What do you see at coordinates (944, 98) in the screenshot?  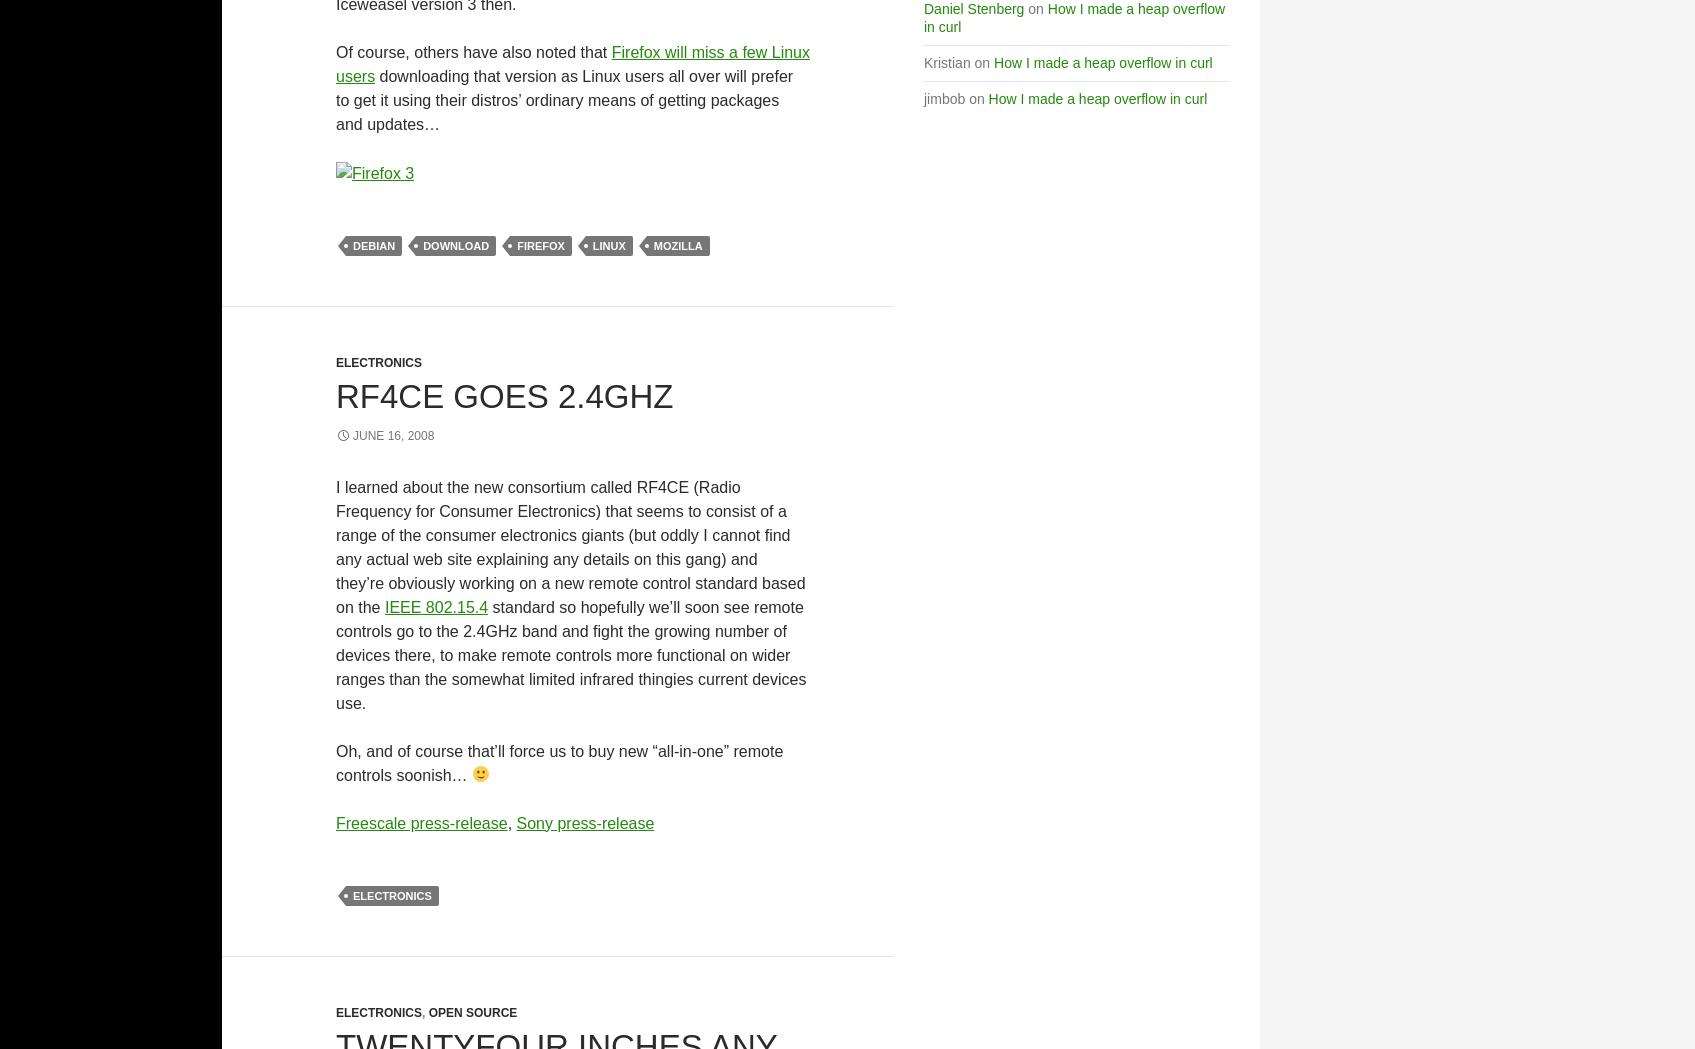 I see `'jimbob'` at bounding box center [944, 98].